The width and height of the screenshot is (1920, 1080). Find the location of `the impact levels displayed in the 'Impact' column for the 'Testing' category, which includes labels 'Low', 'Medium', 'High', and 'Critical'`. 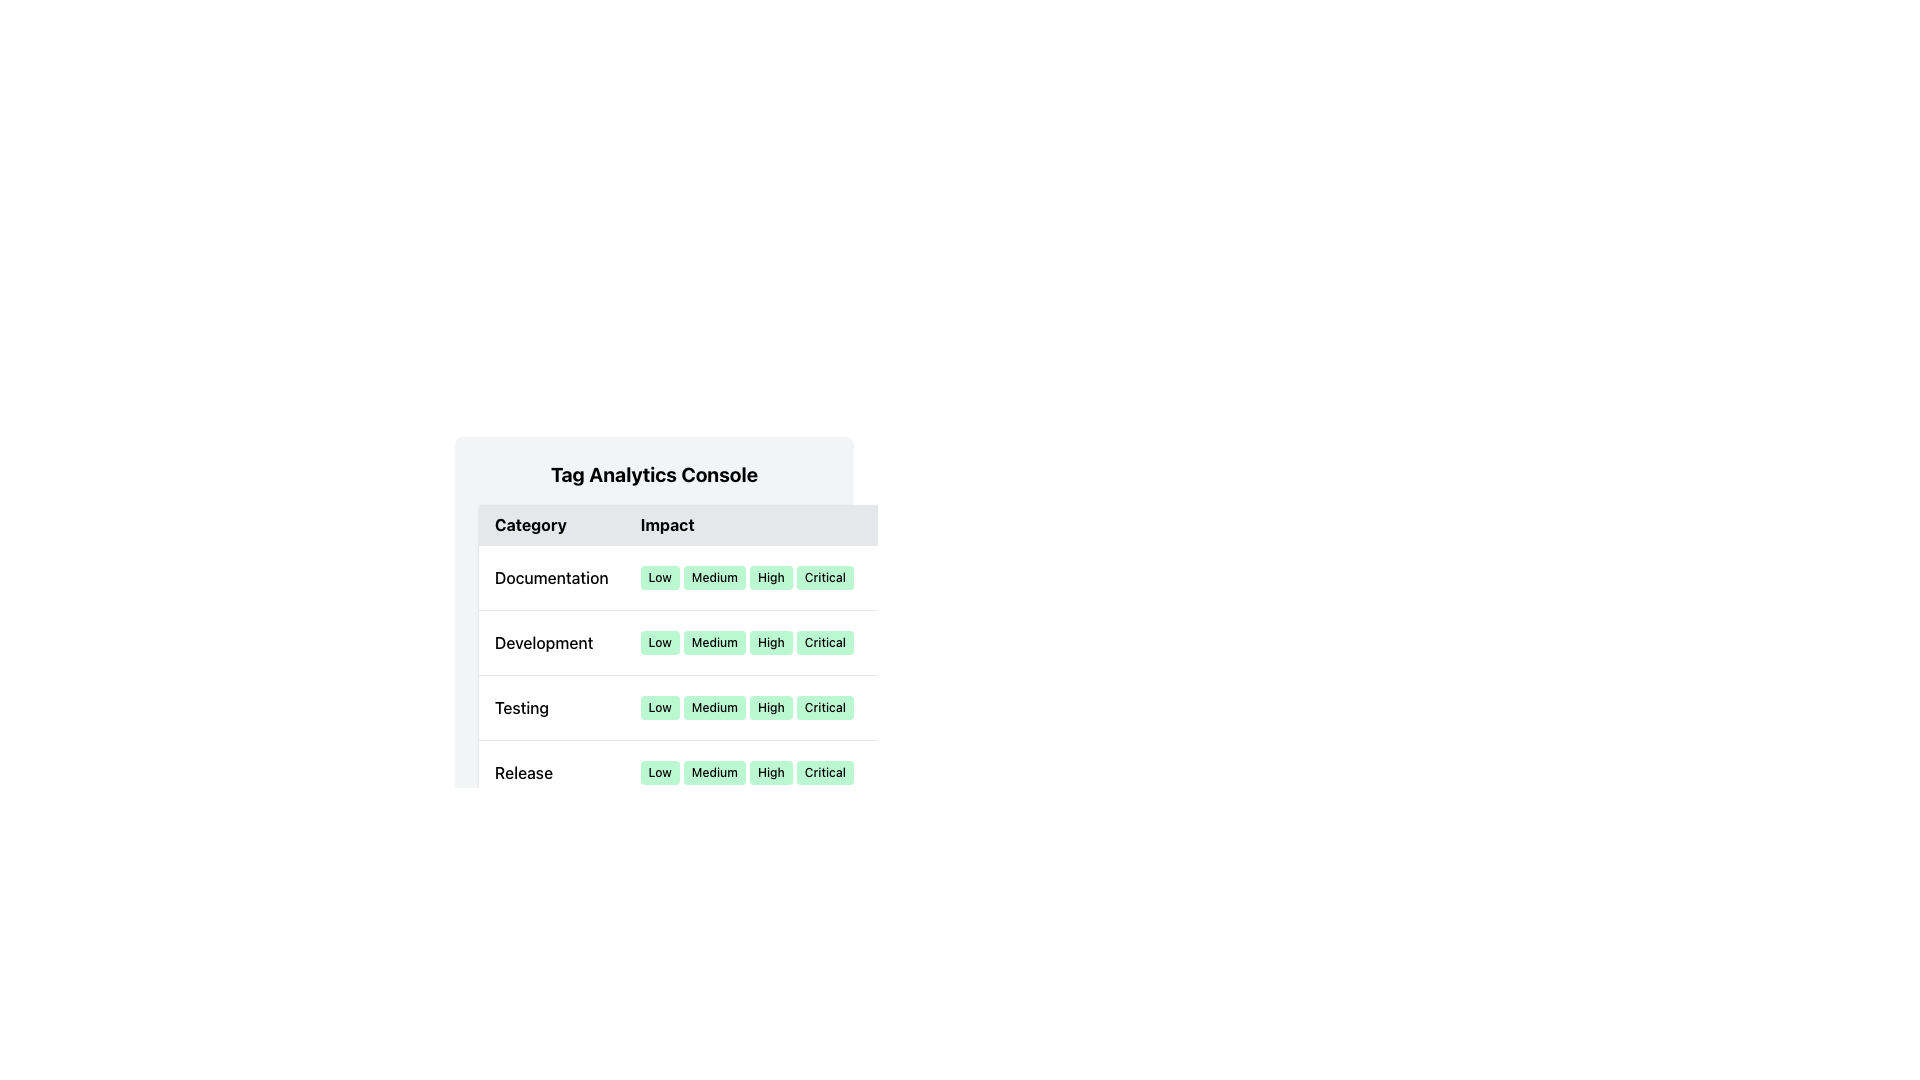

the impact levels displayed in the 'Impact' column for the 'Testing' category, which includes labels 'Low', 'Medium', 'High', and 'Critical' is located at coordinates (746, 707).